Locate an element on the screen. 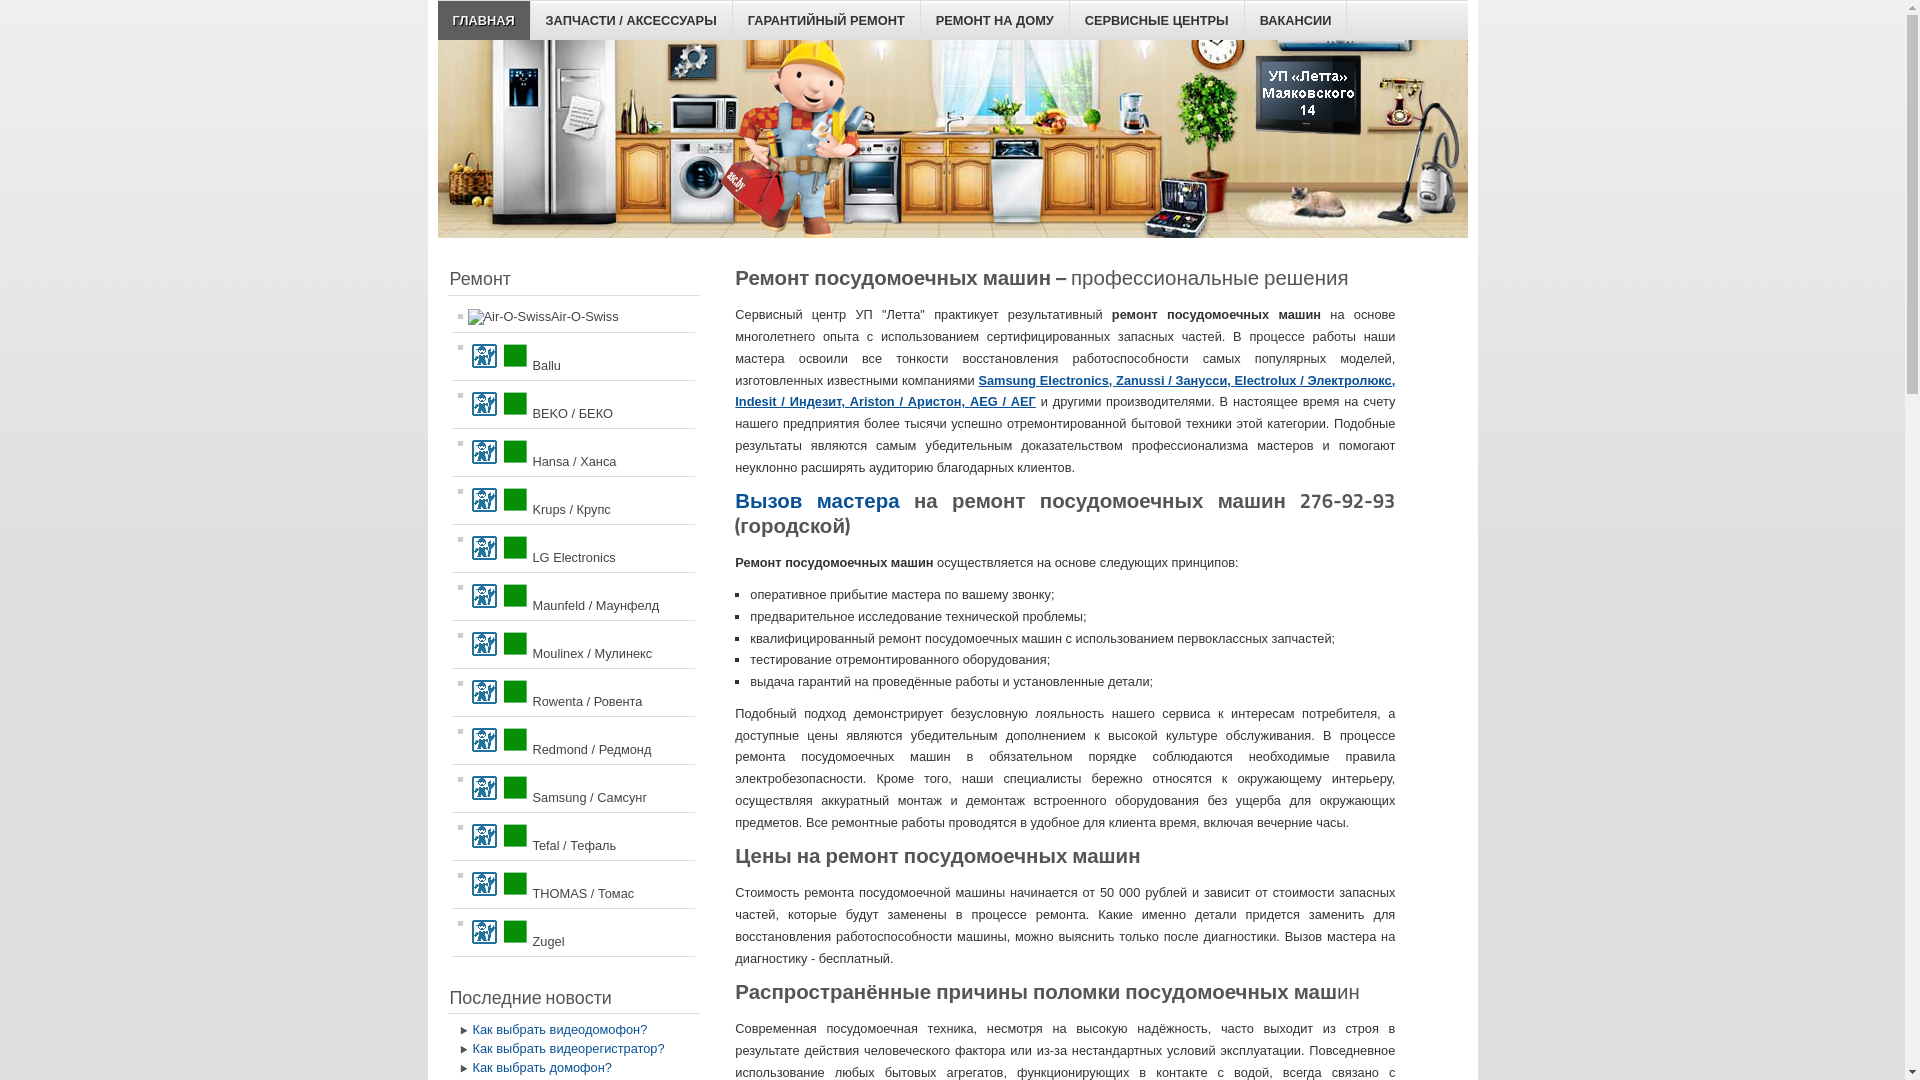 Image resolution: width=1920 pixels, height=1080 pixels. 'Ballu' is located at coordinates (572, 355).